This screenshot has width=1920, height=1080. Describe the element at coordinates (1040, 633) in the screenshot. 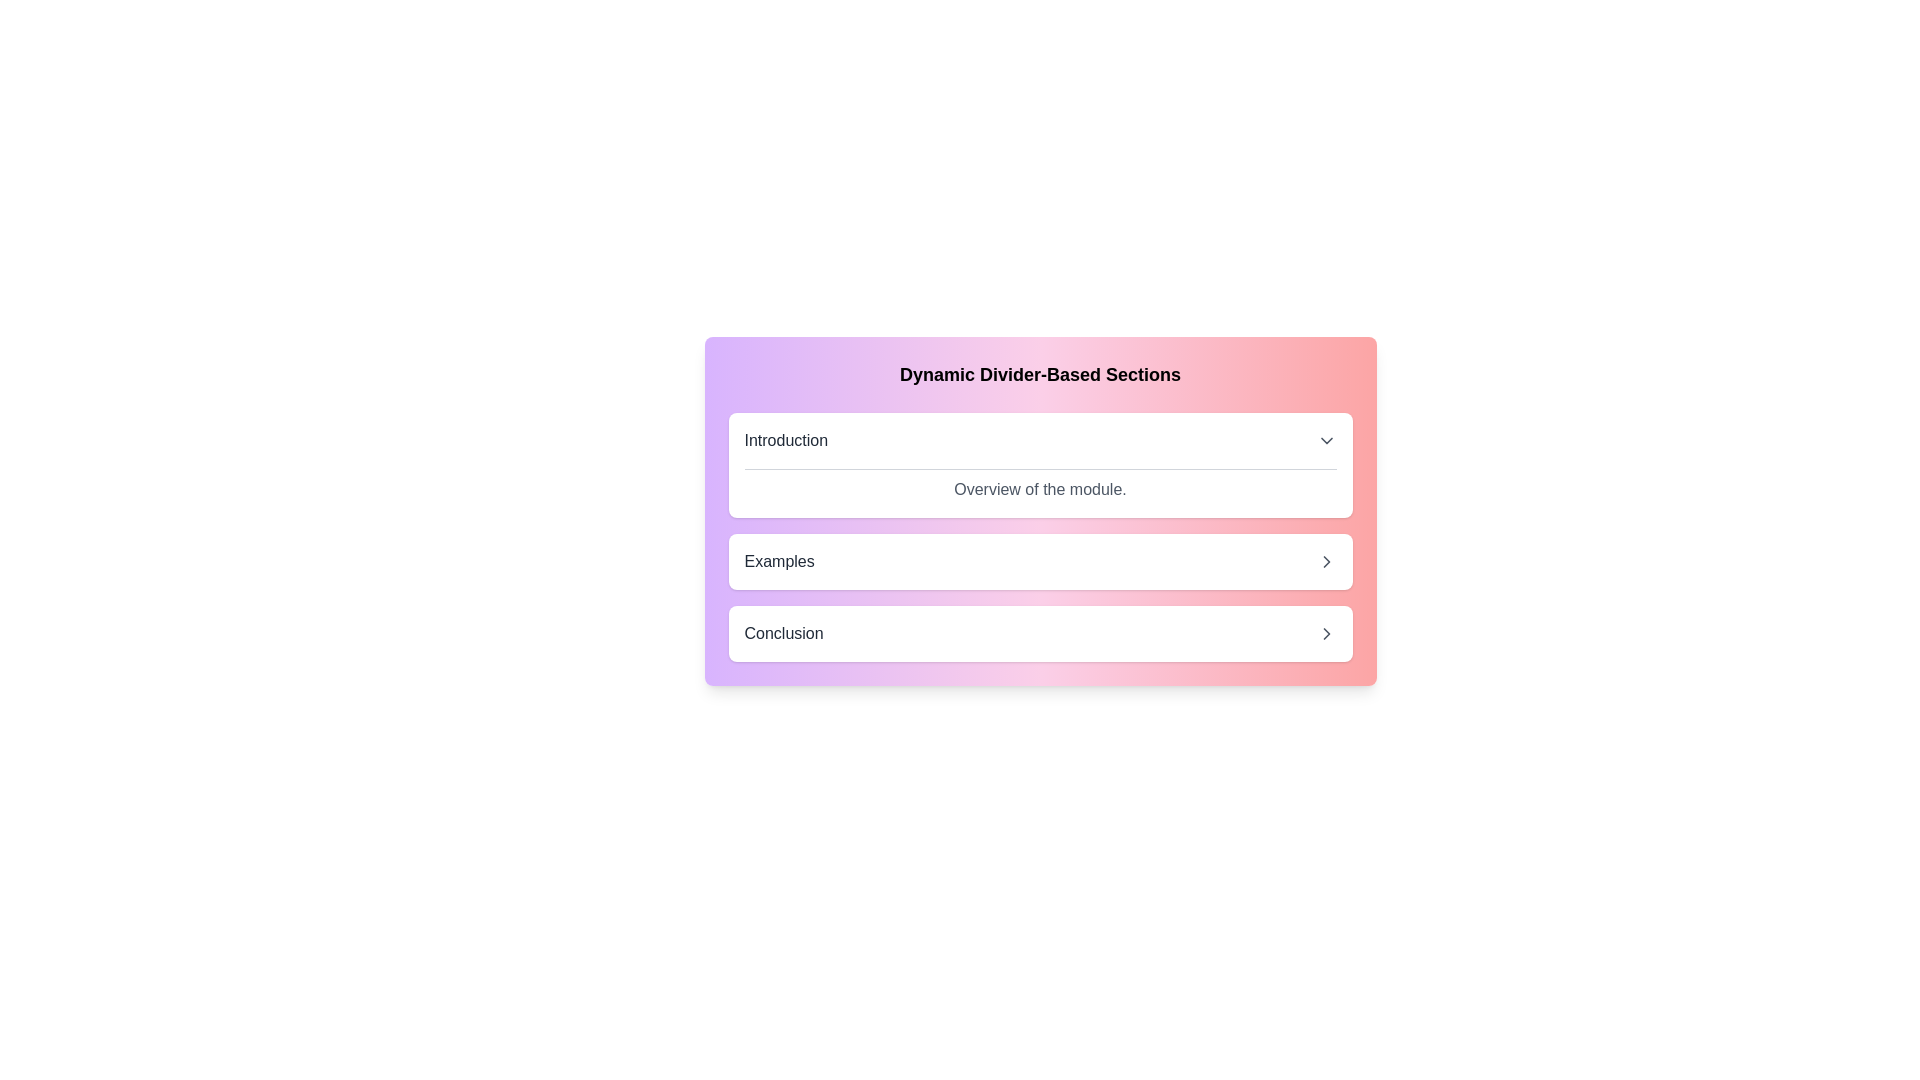

I see `the interactive list item labeled 'Conclusion'` at that location.